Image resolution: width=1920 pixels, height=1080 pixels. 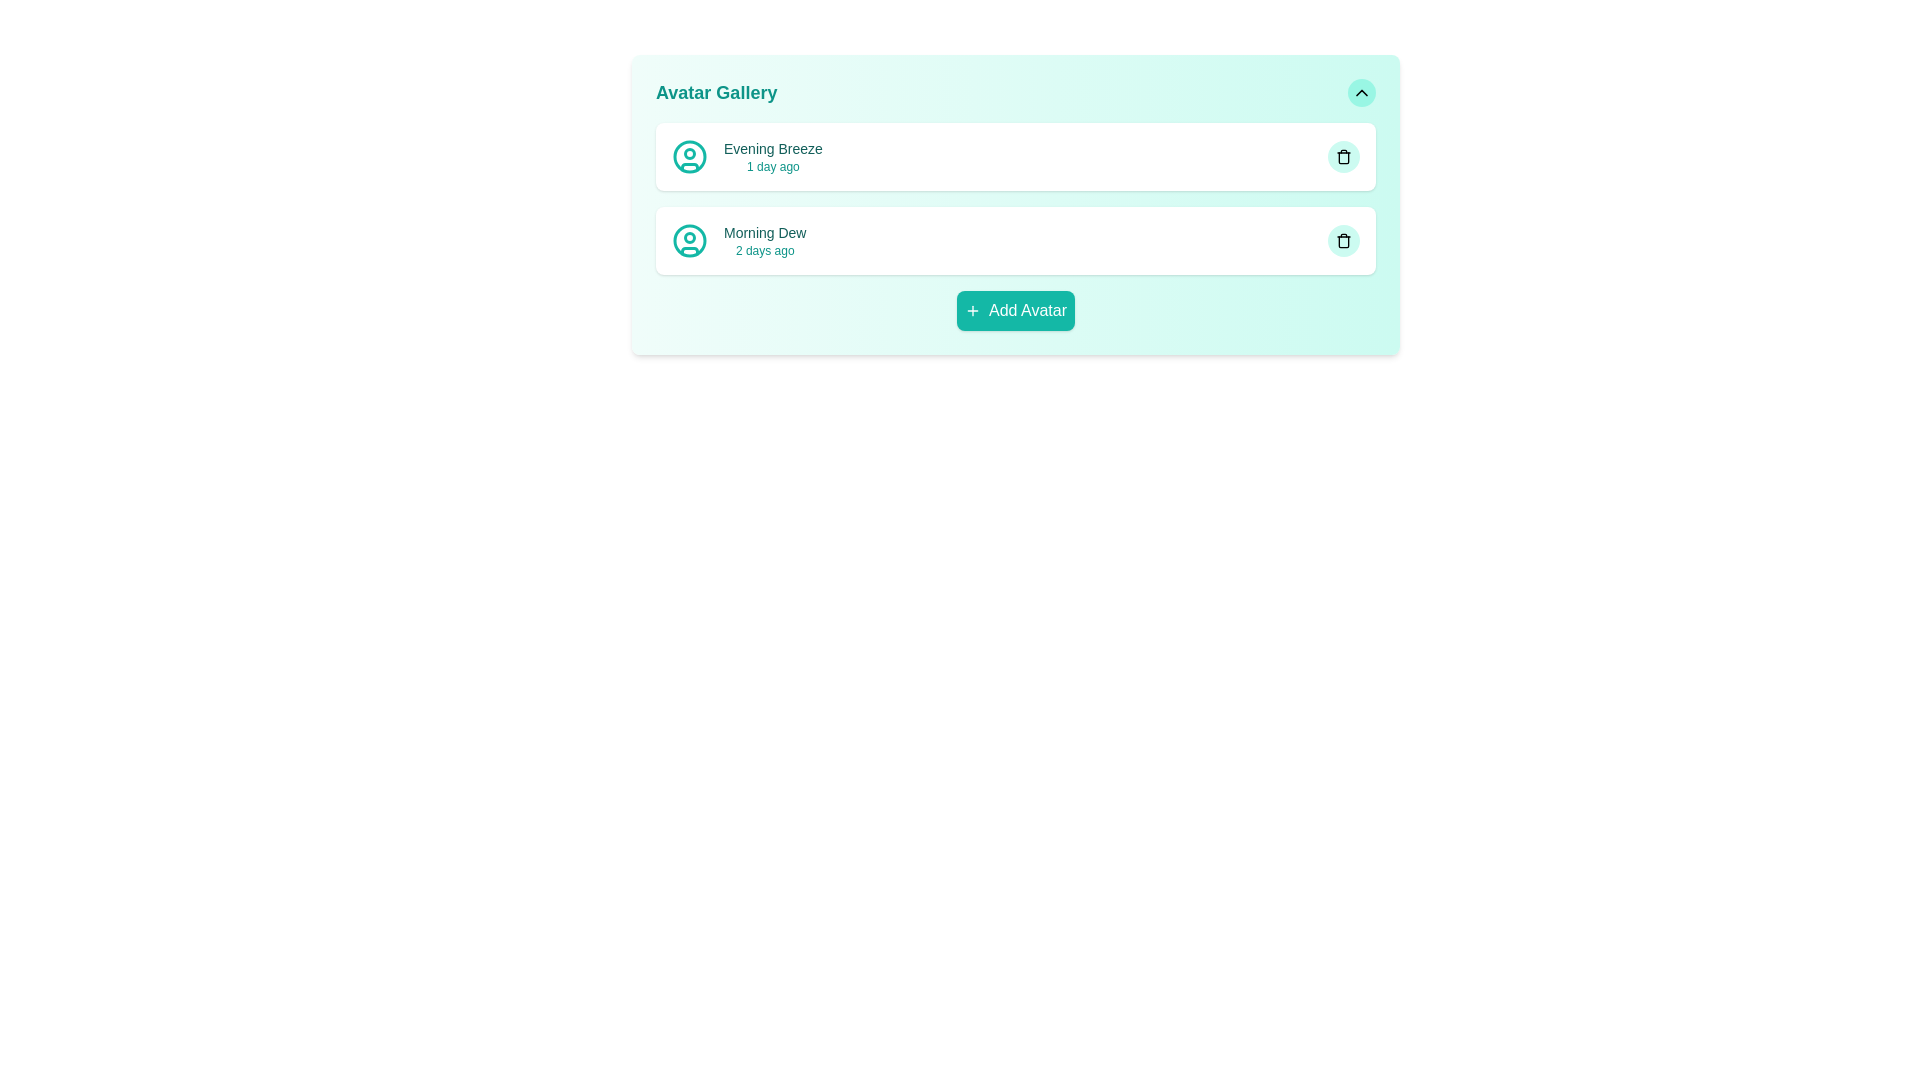 What do you see at coordinates (1344, 239) in the screenshot?
I see `the trash icon button located in the top-right corner of the second list item under the 'Morning Dew' label` at bounding box center [1344, 239].